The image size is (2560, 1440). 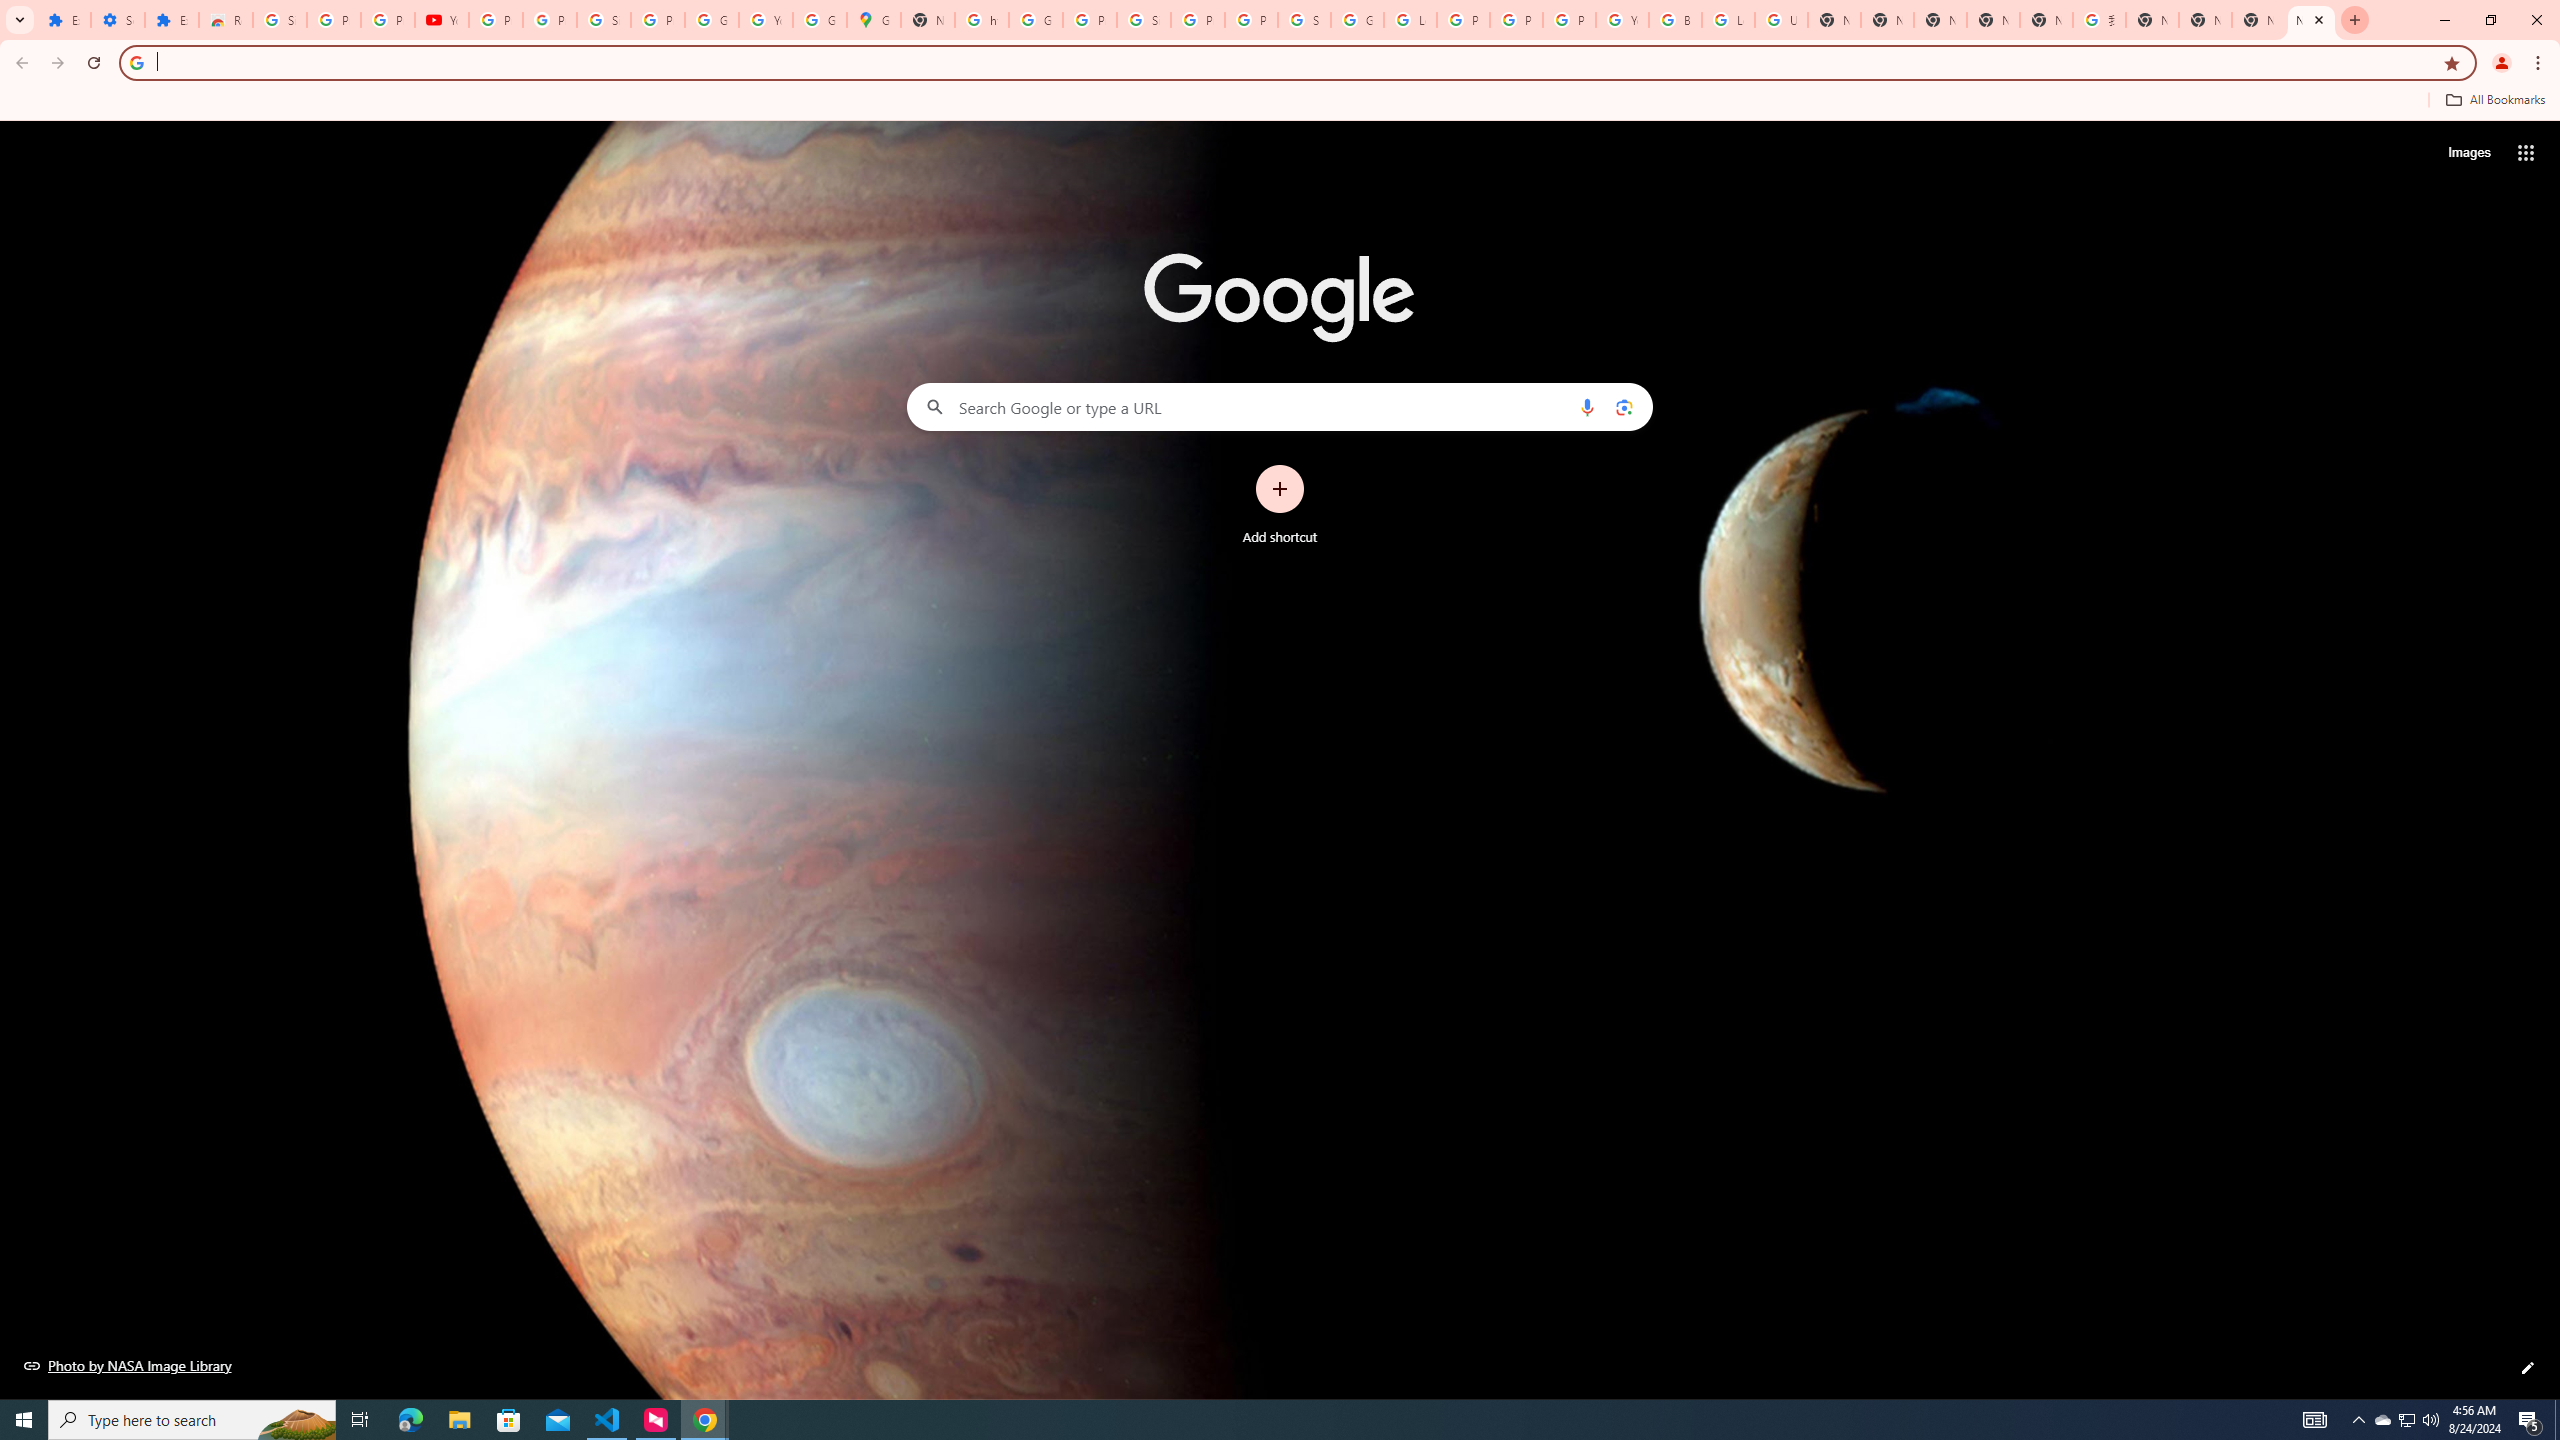 What do you see at coordinates (2205, 19) in the screenshot?
I see `'New Tab'` at bounding box center [2205, 19].